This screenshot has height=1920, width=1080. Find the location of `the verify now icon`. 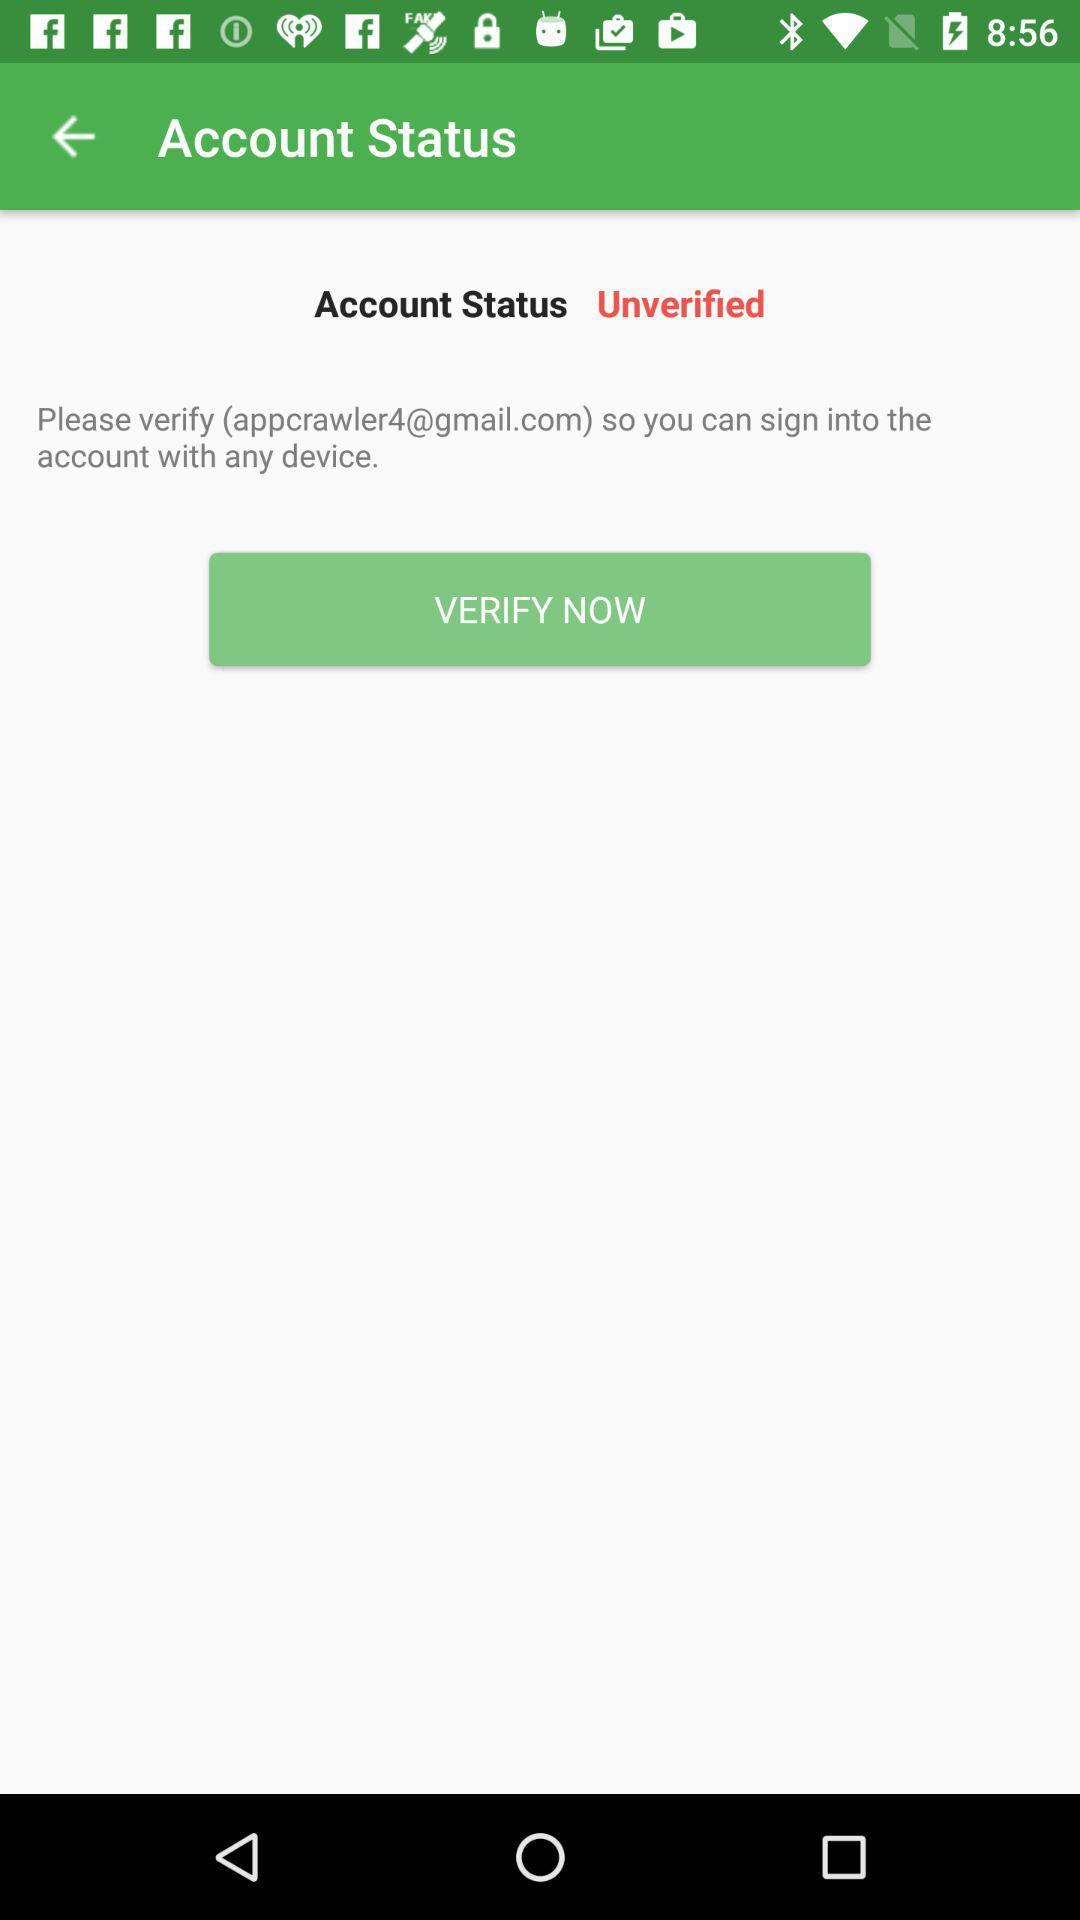

the verify now icon is located at coordinates (540, 608).